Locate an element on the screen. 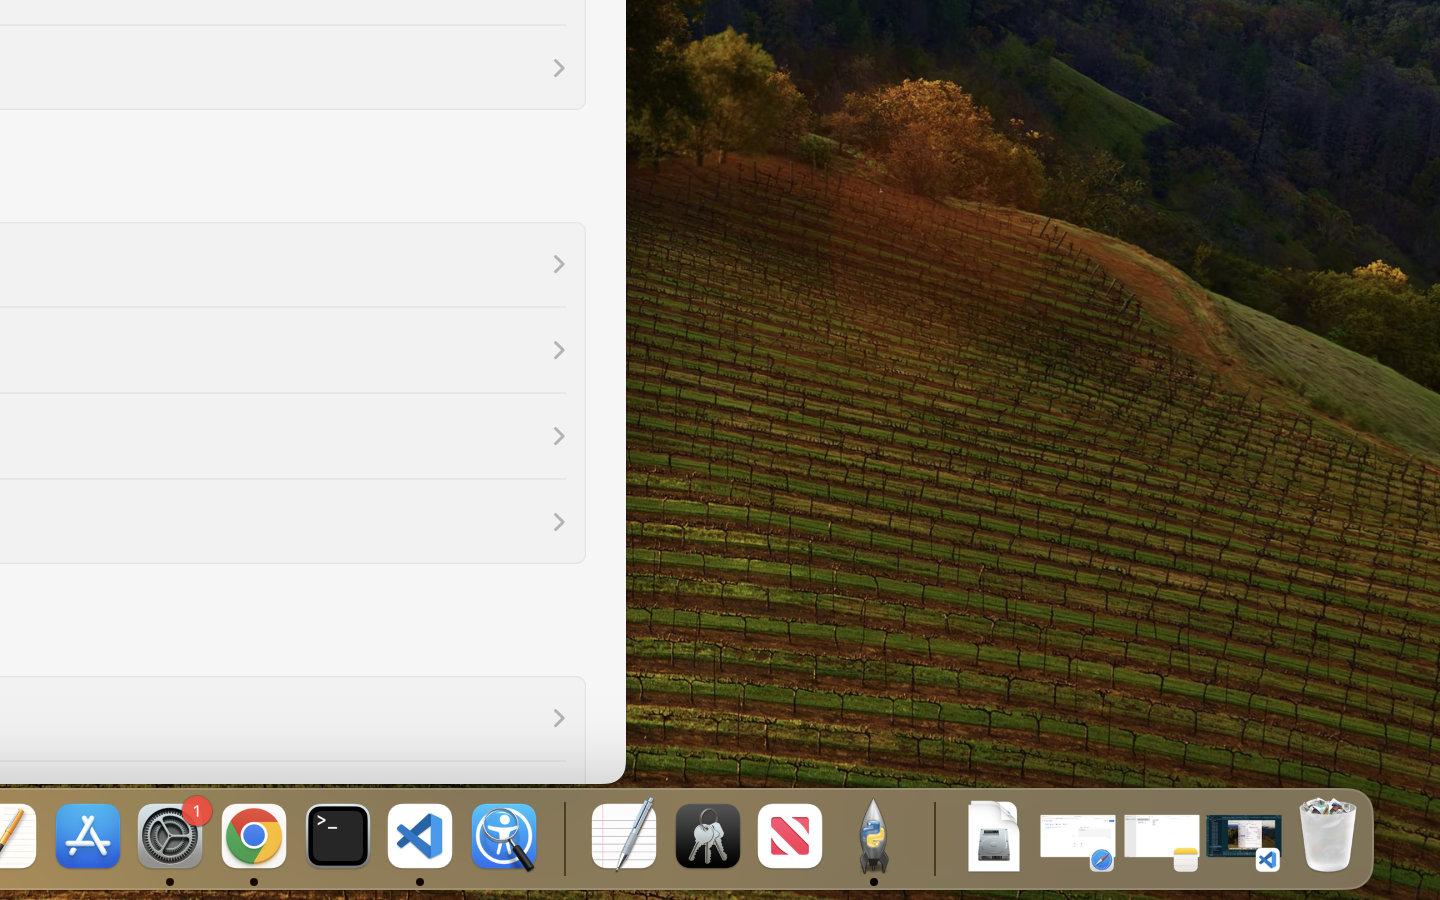 The height and width of the screenshot is (900, 1440). '0.4285714328289032' is located at coordinates (562, 837).